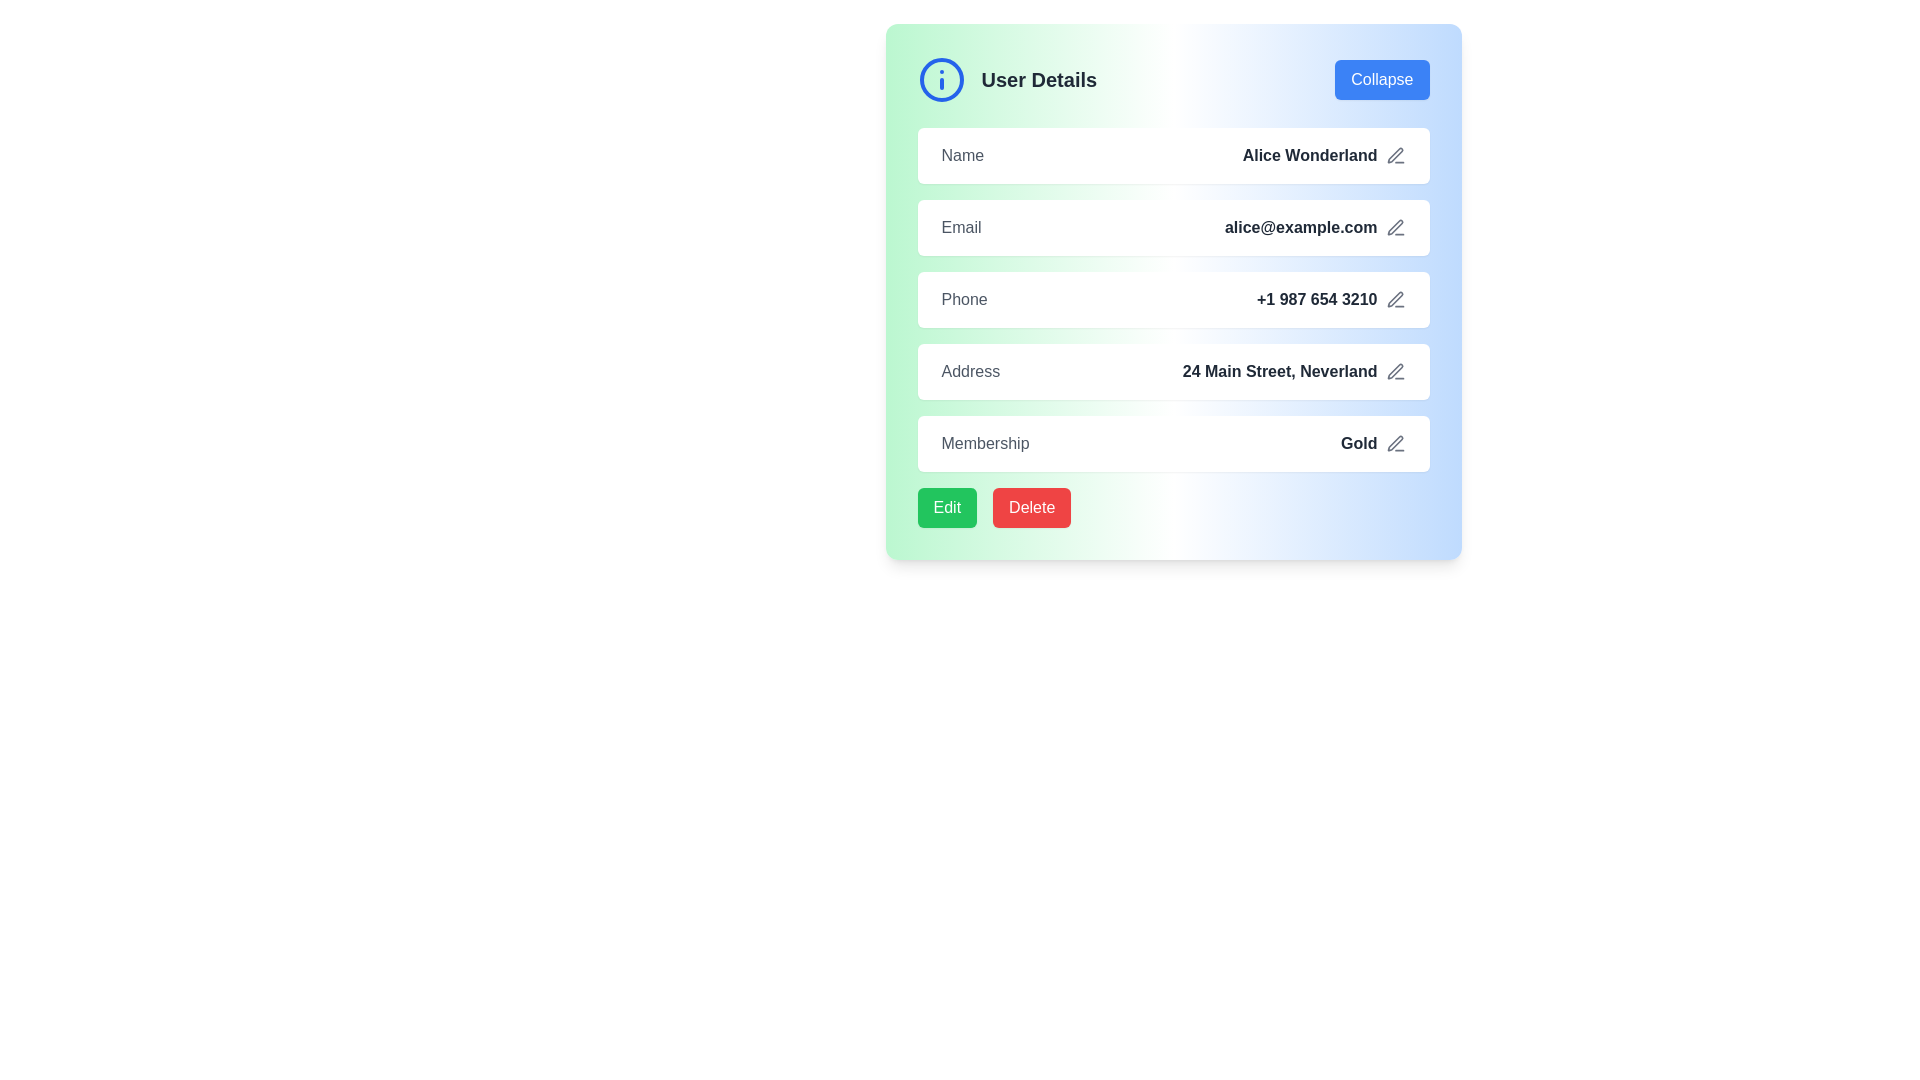 This screenshot has width=1920, height=1080. I want to click on the Text label displaying the user's name in the user details form, located next to the 'Name' label in the upper section of the user details card, so click(1324, 154).